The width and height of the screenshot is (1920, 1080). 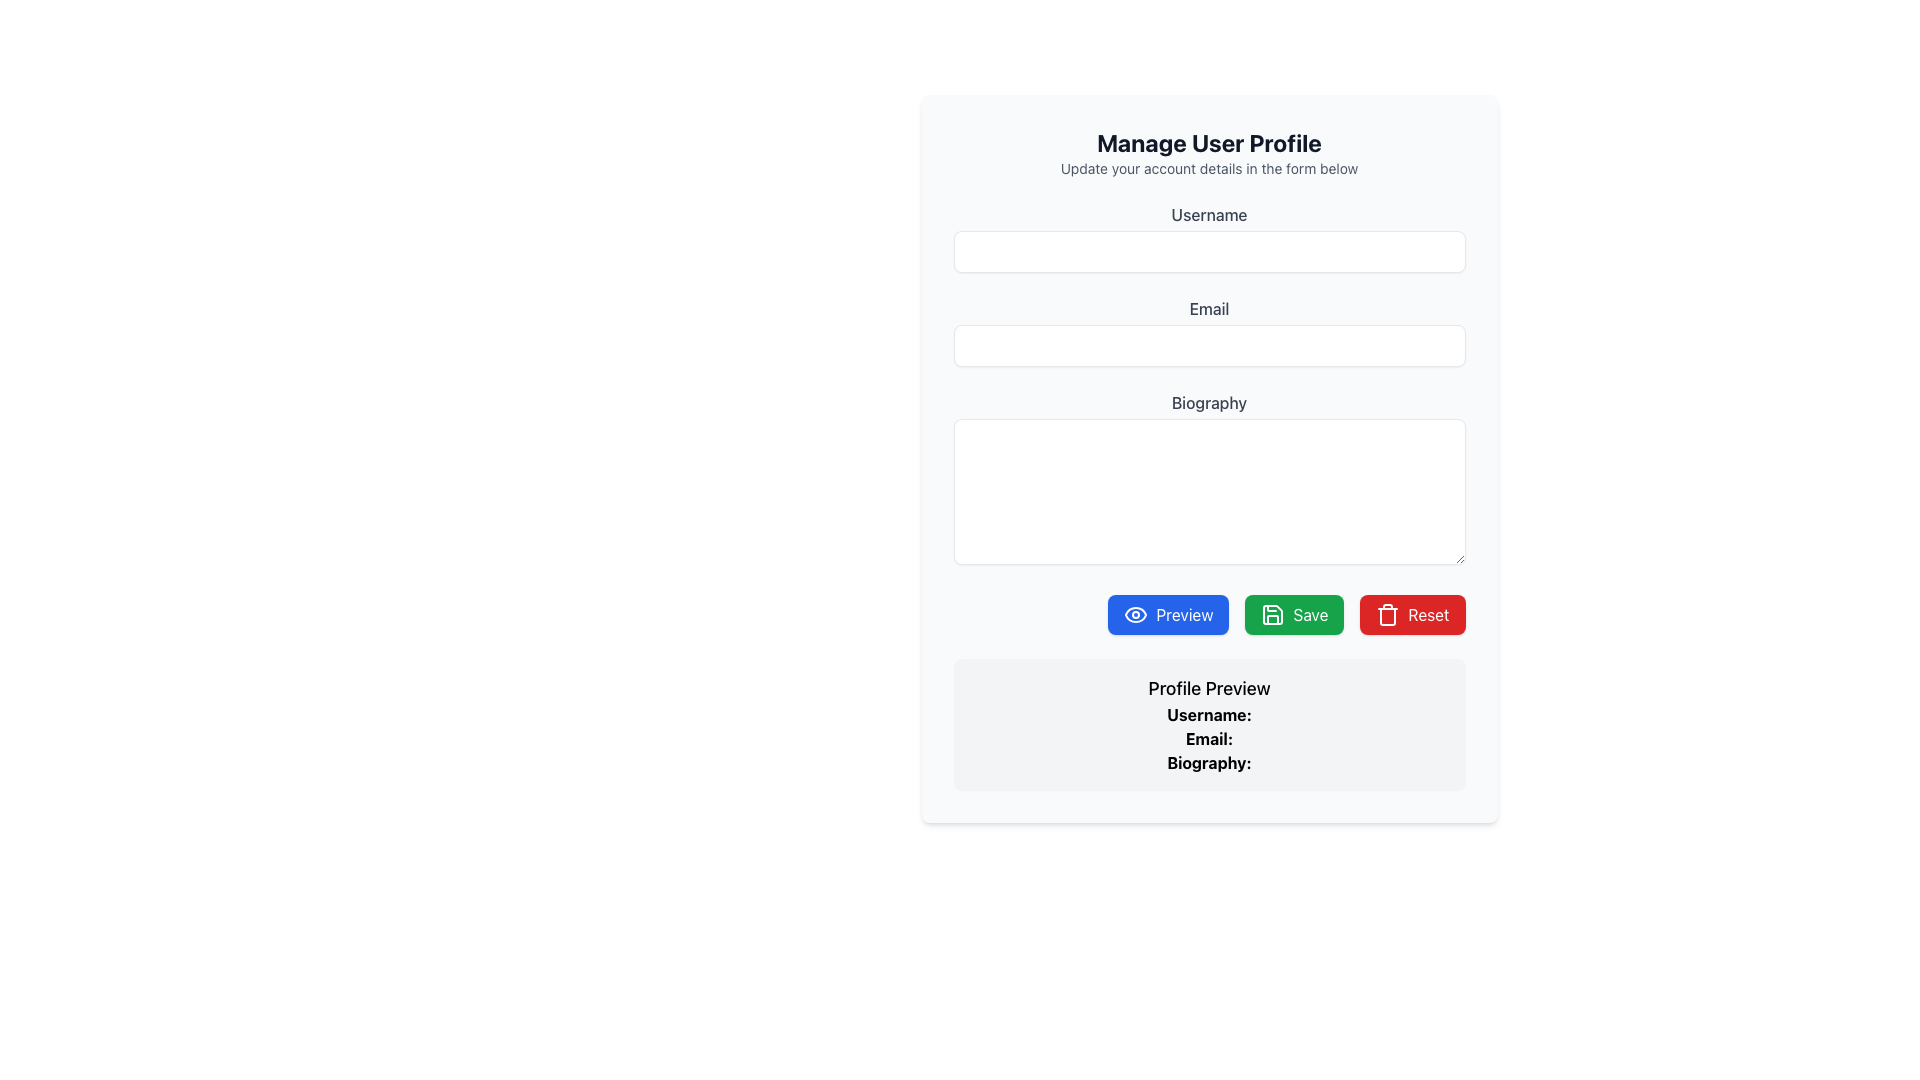 What do you see at coordinates (1208, 613) in the screenshot?
I see `the blue 'Preview' button located below the biography input field, which is the first of three similar buttons and has an eye-shaped icon to its left` at bounding box center [1208, 613].